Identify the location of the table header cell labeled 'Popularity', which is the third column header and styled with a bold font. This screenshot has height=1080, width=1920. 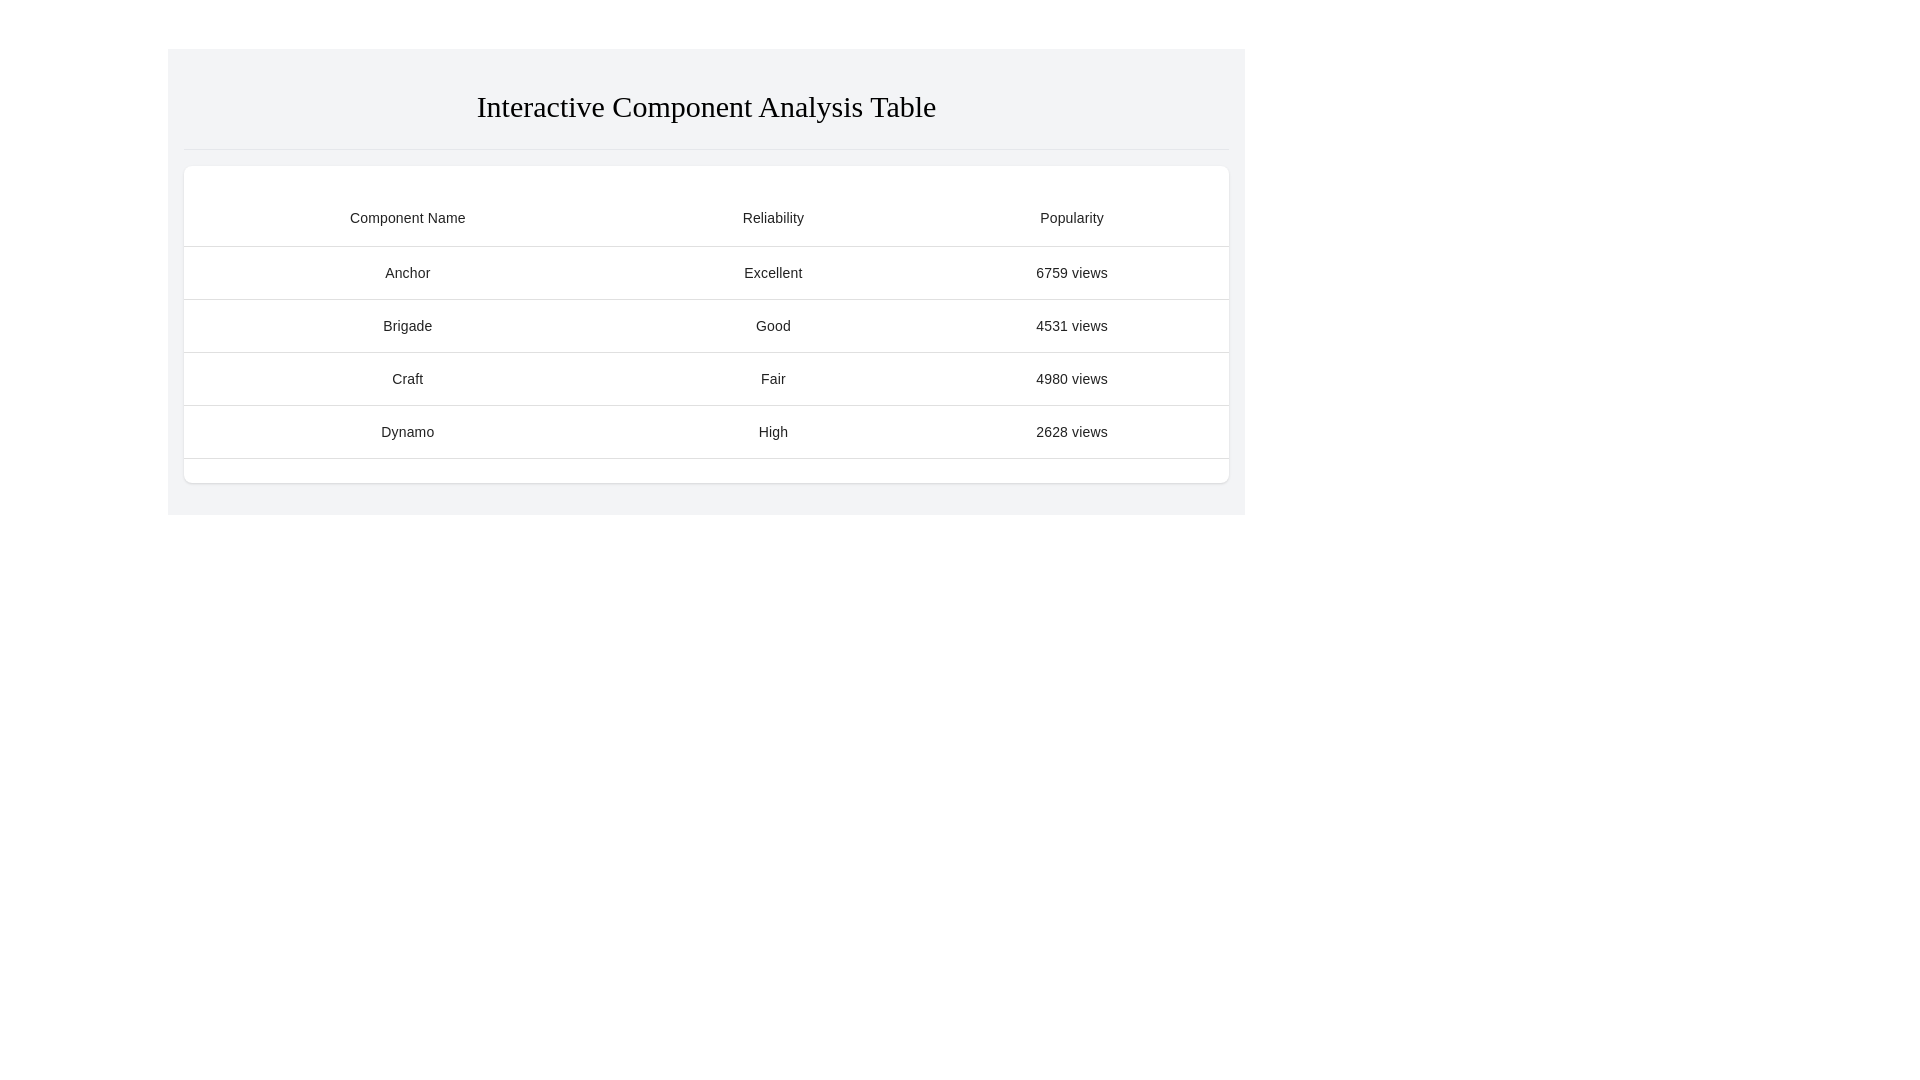
(1071, 218).